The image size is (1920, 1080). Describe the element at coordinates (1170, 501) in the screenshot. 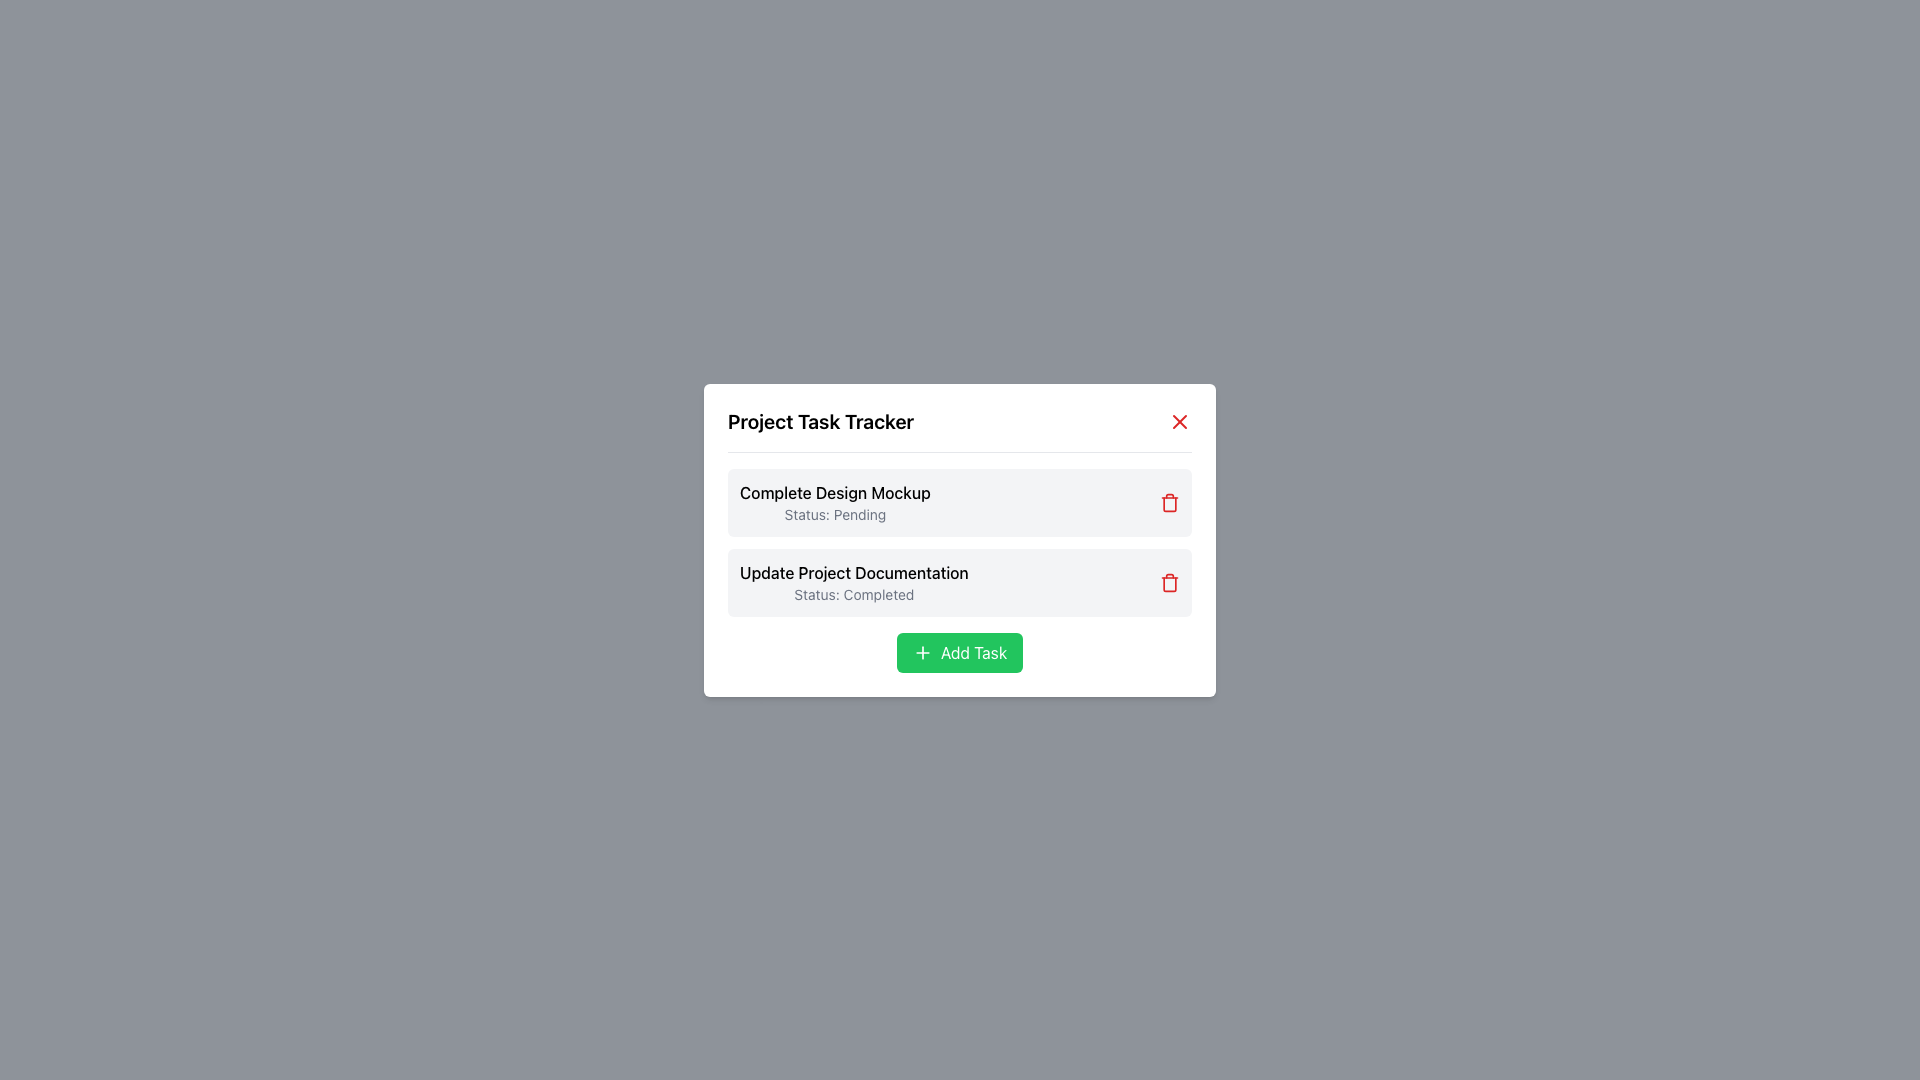

I see `the delete icon button located at the top-right corner of the 'Complete Design Mockup' task card` at that location.